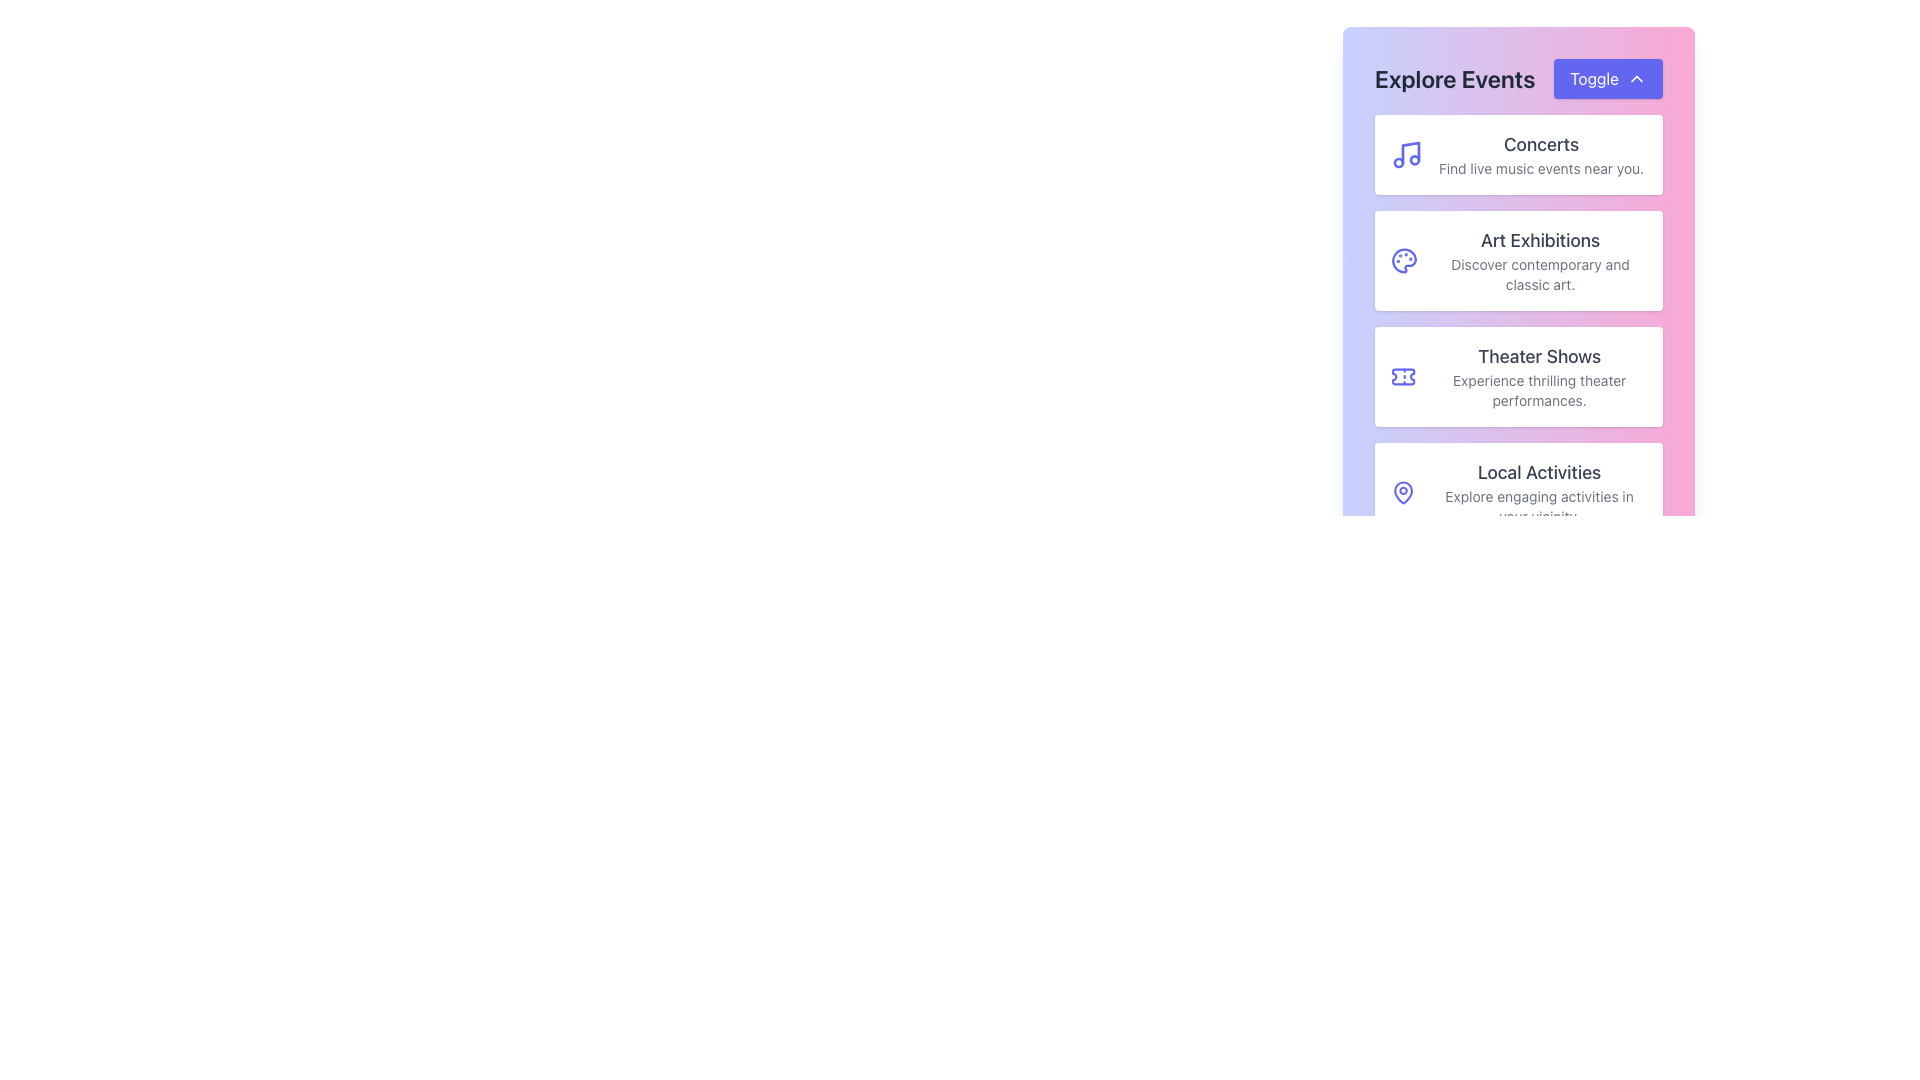 This screenshot has height=1080, width=1920. I want to click on the text block titled 'Concerts' which is prominently displayed in large, bold, gray text, located in the first card under the 'Explore Events' section, so click(1540, 153).